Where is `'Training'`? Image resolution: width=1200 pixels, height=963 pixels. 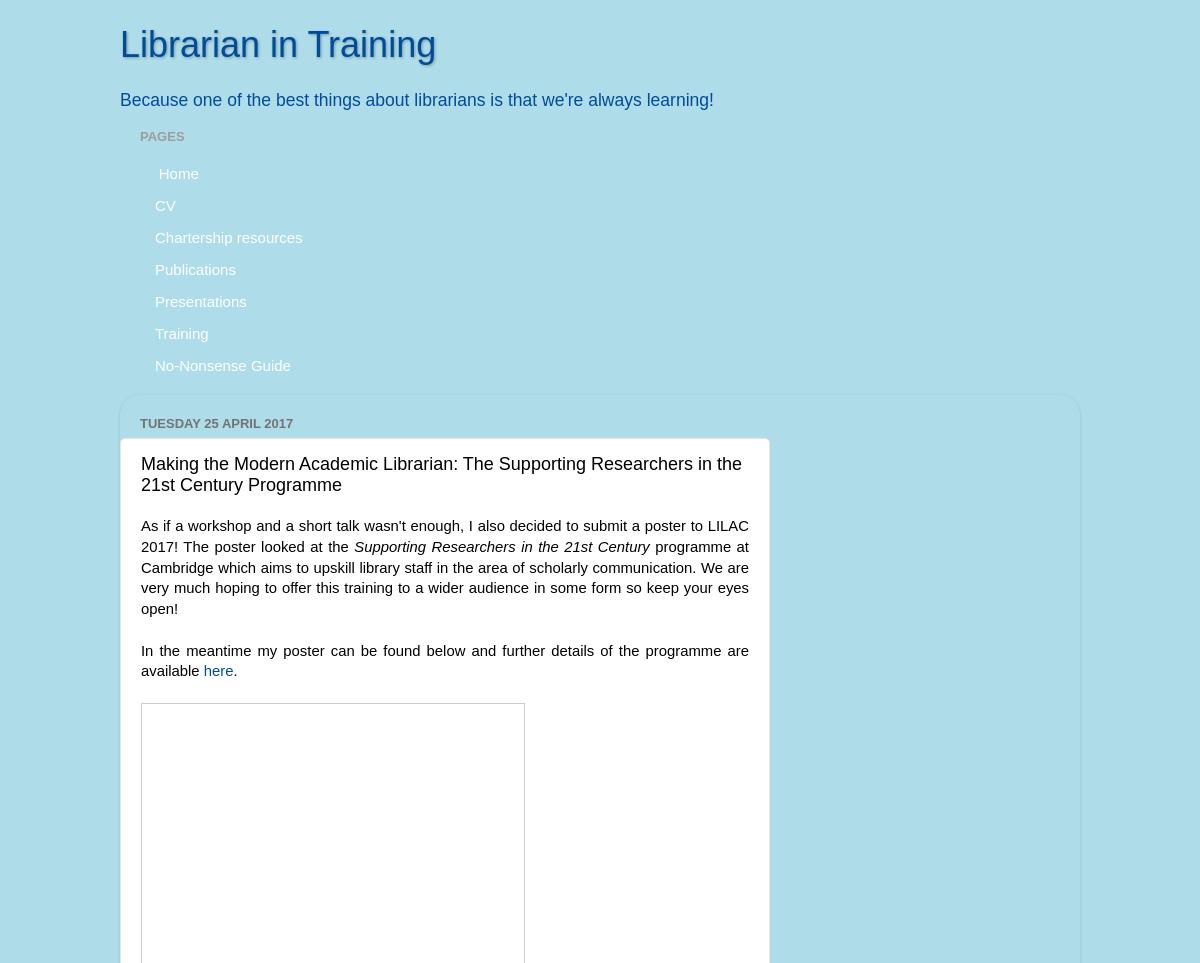
'Training' is located at coordinates (180, 332).